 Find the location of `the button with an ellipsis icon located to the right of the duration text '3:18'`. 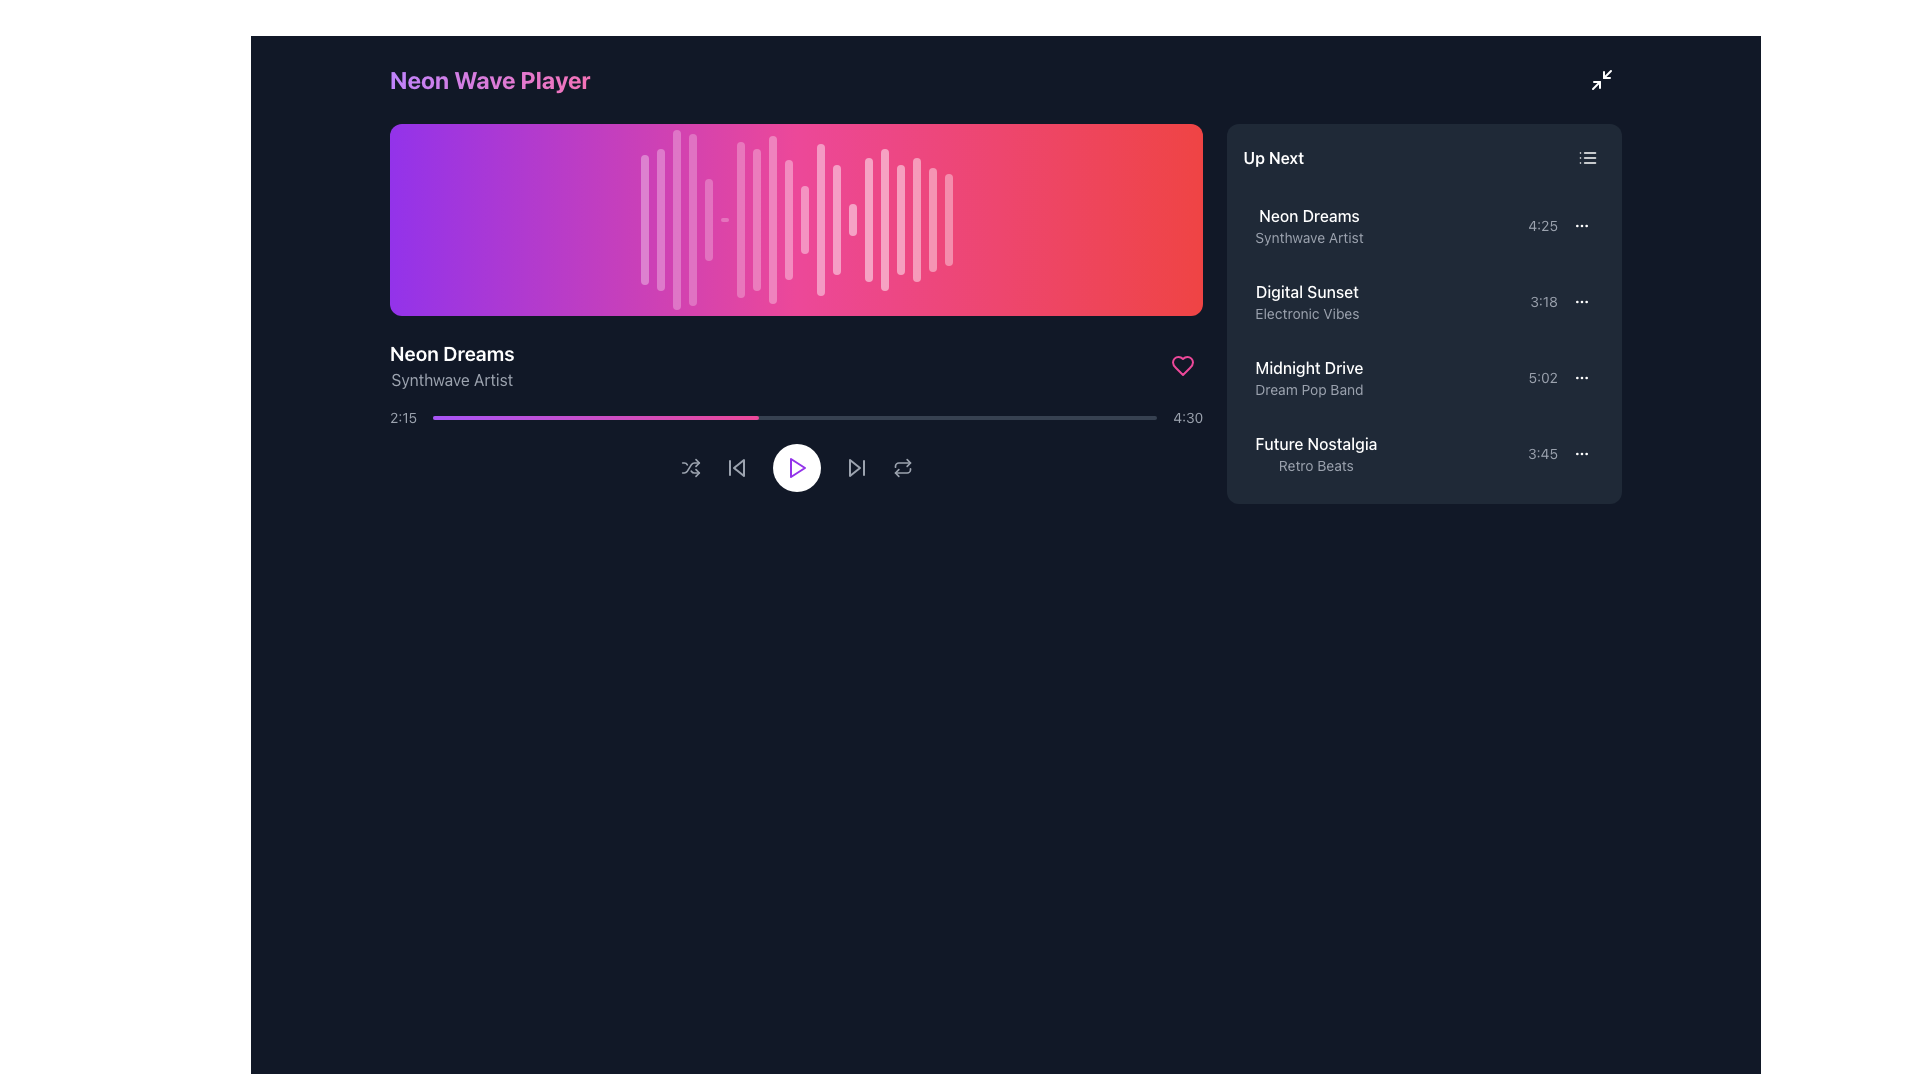

the button with an ellipsis icon located to the right of the duration text '3:18' is located at coordinates (1580, 301).